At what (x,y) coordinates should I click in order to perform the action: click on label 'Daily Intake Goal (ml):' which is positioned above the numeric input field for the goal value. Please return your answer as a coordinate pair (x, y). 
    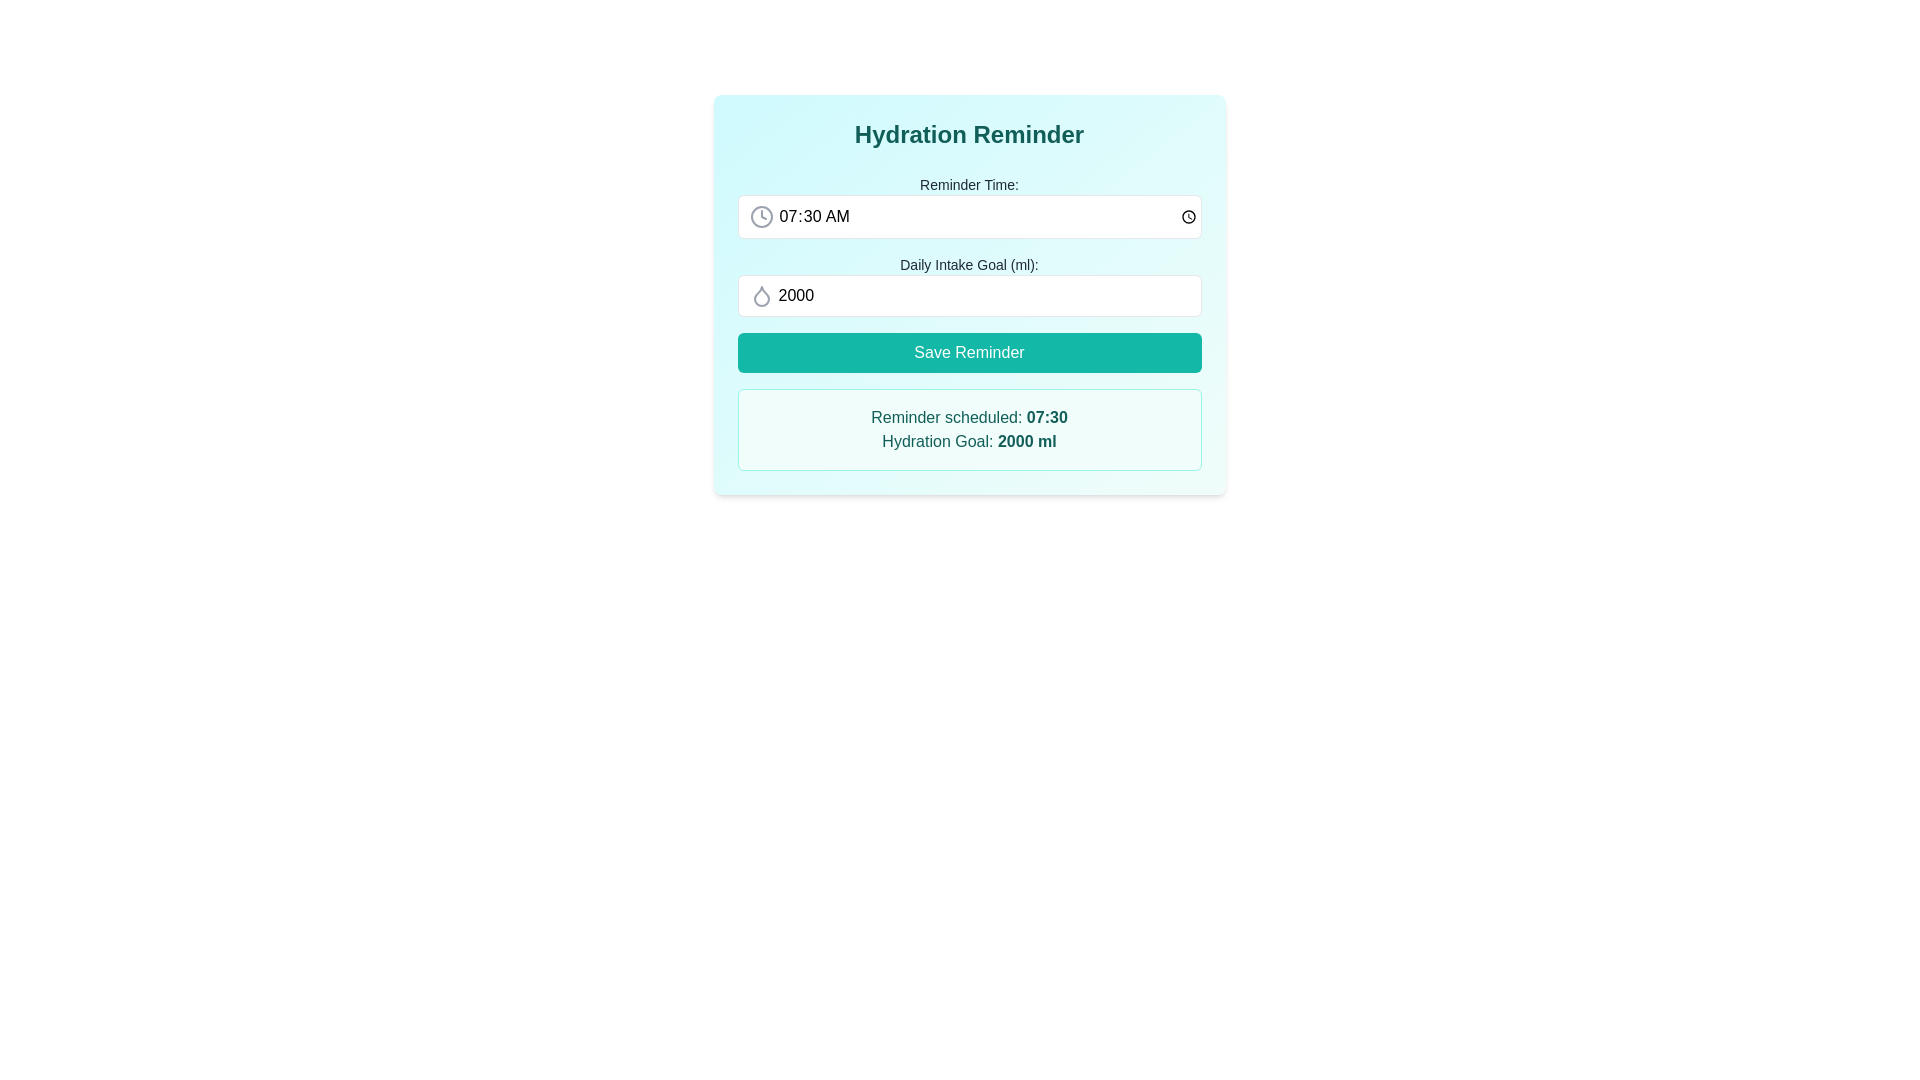
    Looking at the image, I should click on (969, 264).